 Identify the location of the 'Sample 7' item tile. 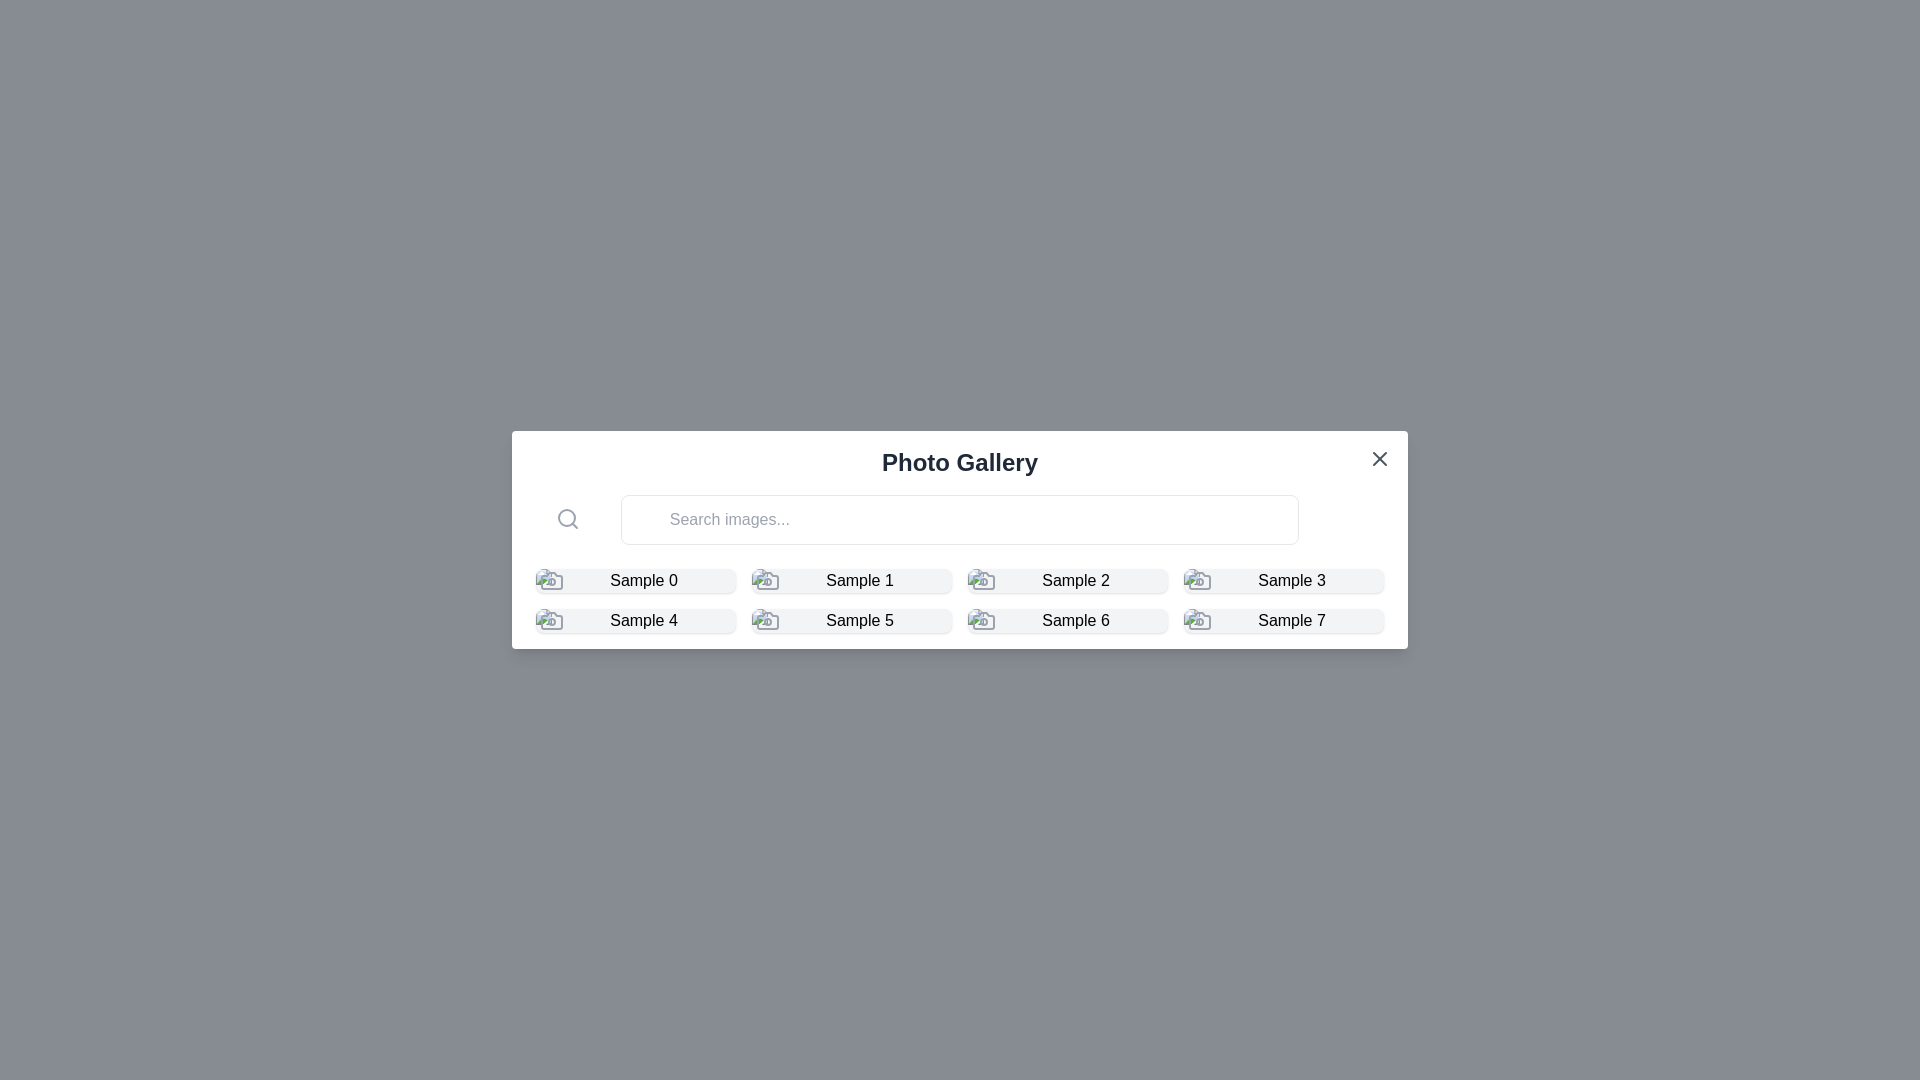
(1283, 620).